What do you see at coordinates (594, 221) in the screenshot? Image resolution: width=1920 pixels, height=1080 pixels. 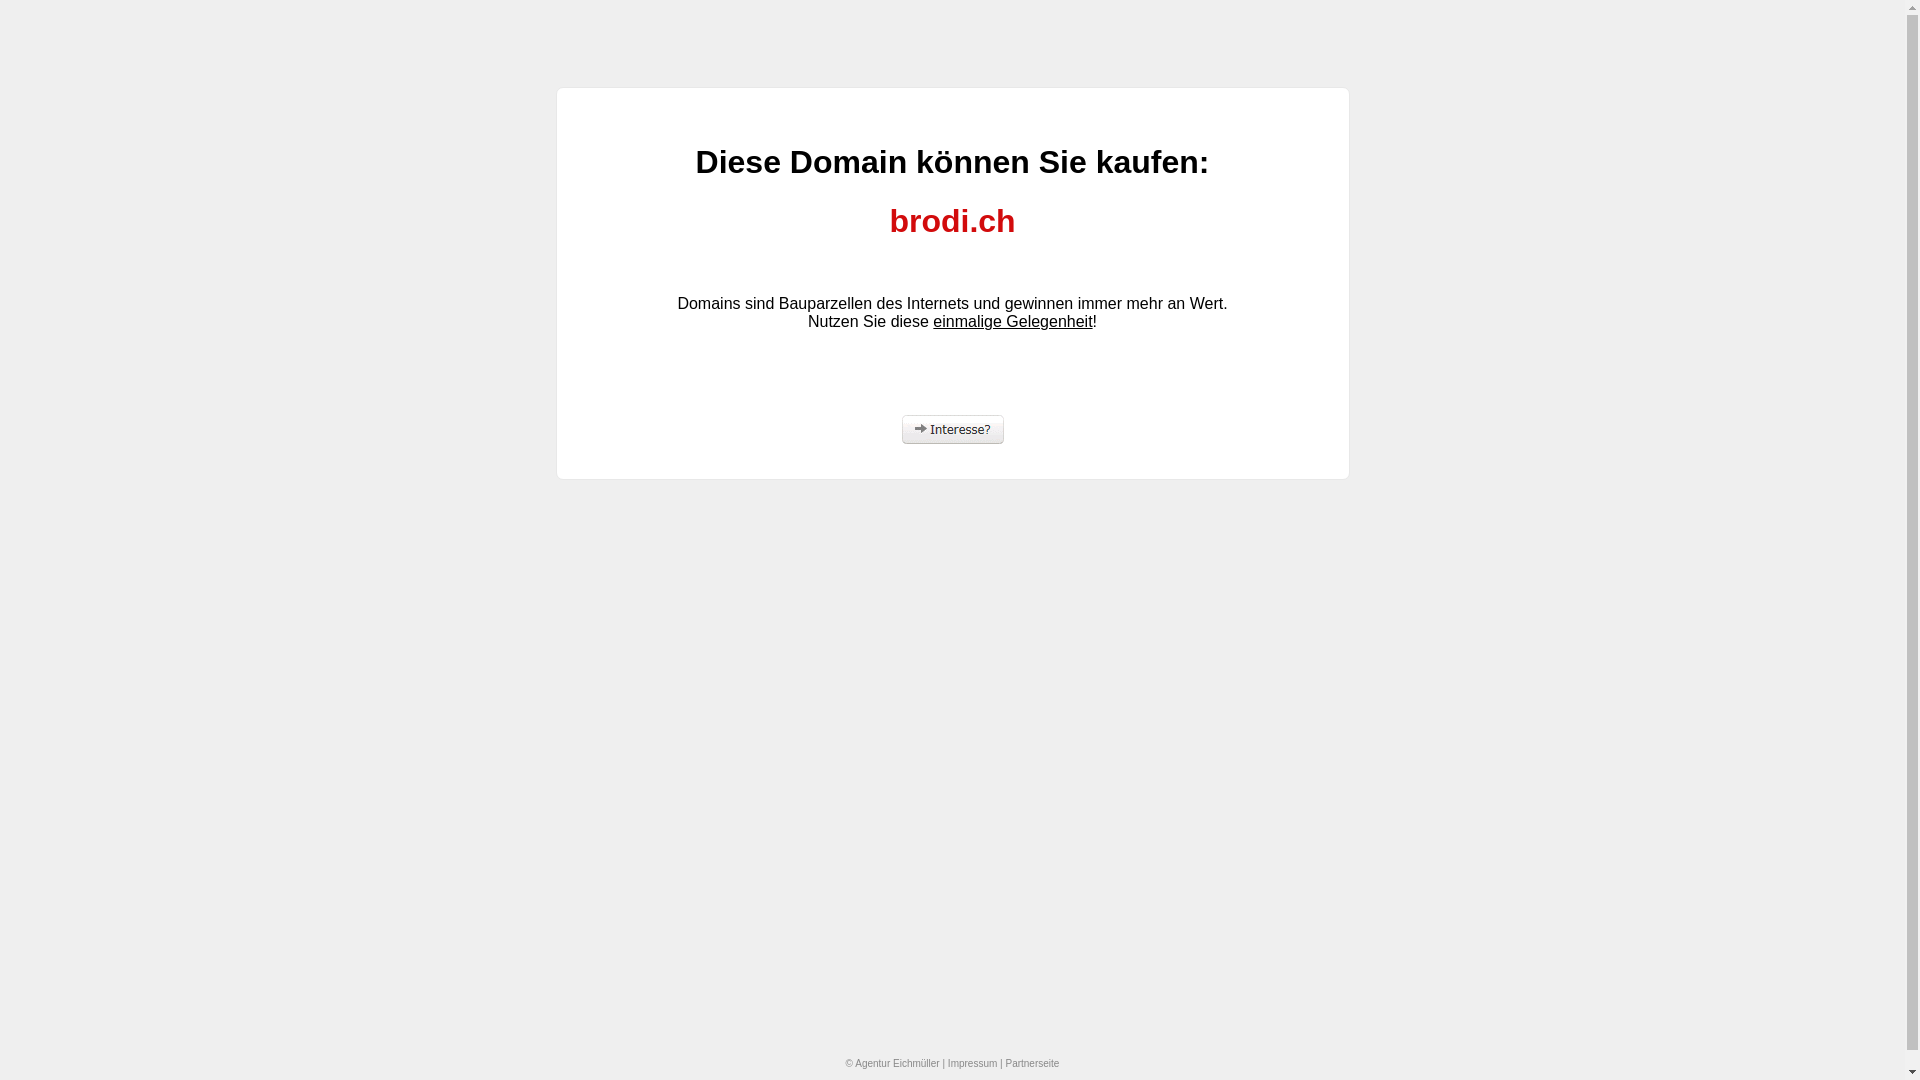 I see `'brodi.ch'` at bounding box center [594, 221].